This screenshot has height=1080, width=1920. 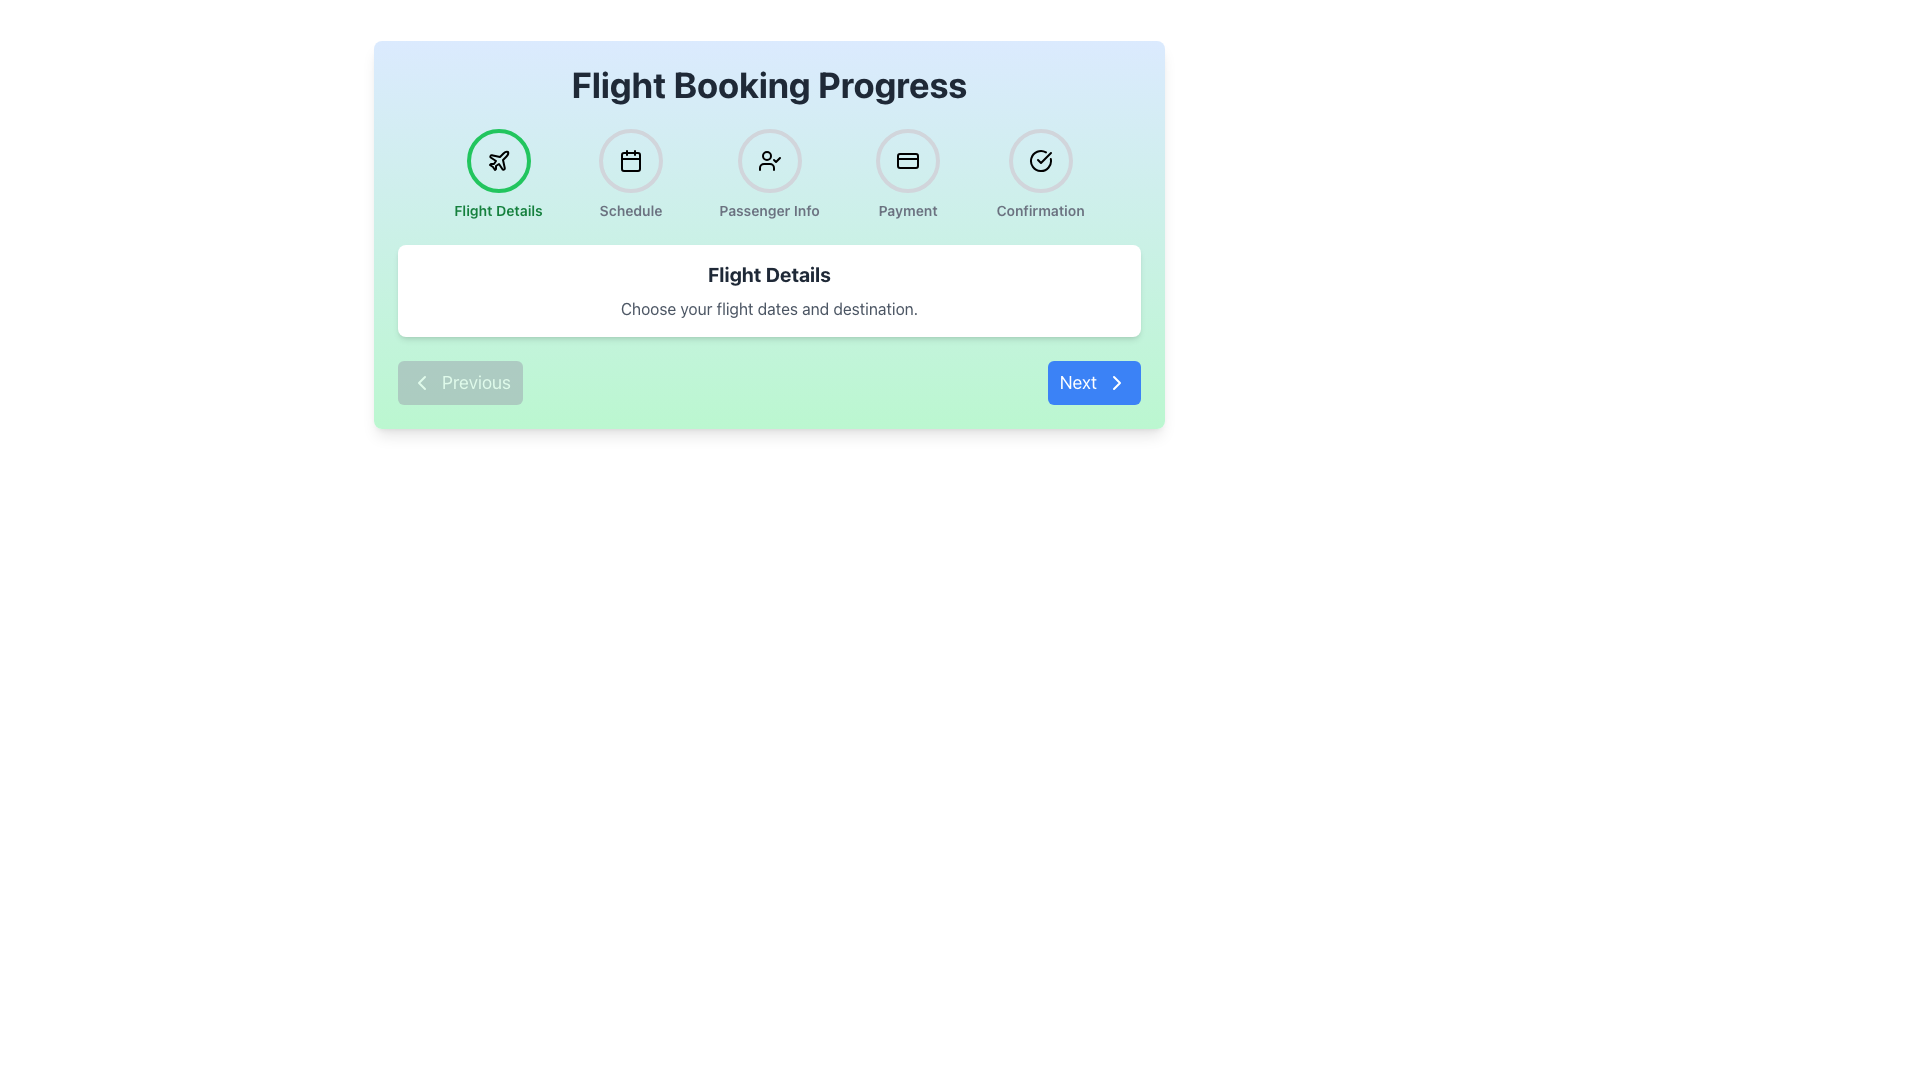 What do you see at coordinates (768, 160) in the screenshot?
I see `the user icon with a checkmark, which is located in the third step of the progress bar labeled 'Passenger Info'` at bounding box center [768, 160].